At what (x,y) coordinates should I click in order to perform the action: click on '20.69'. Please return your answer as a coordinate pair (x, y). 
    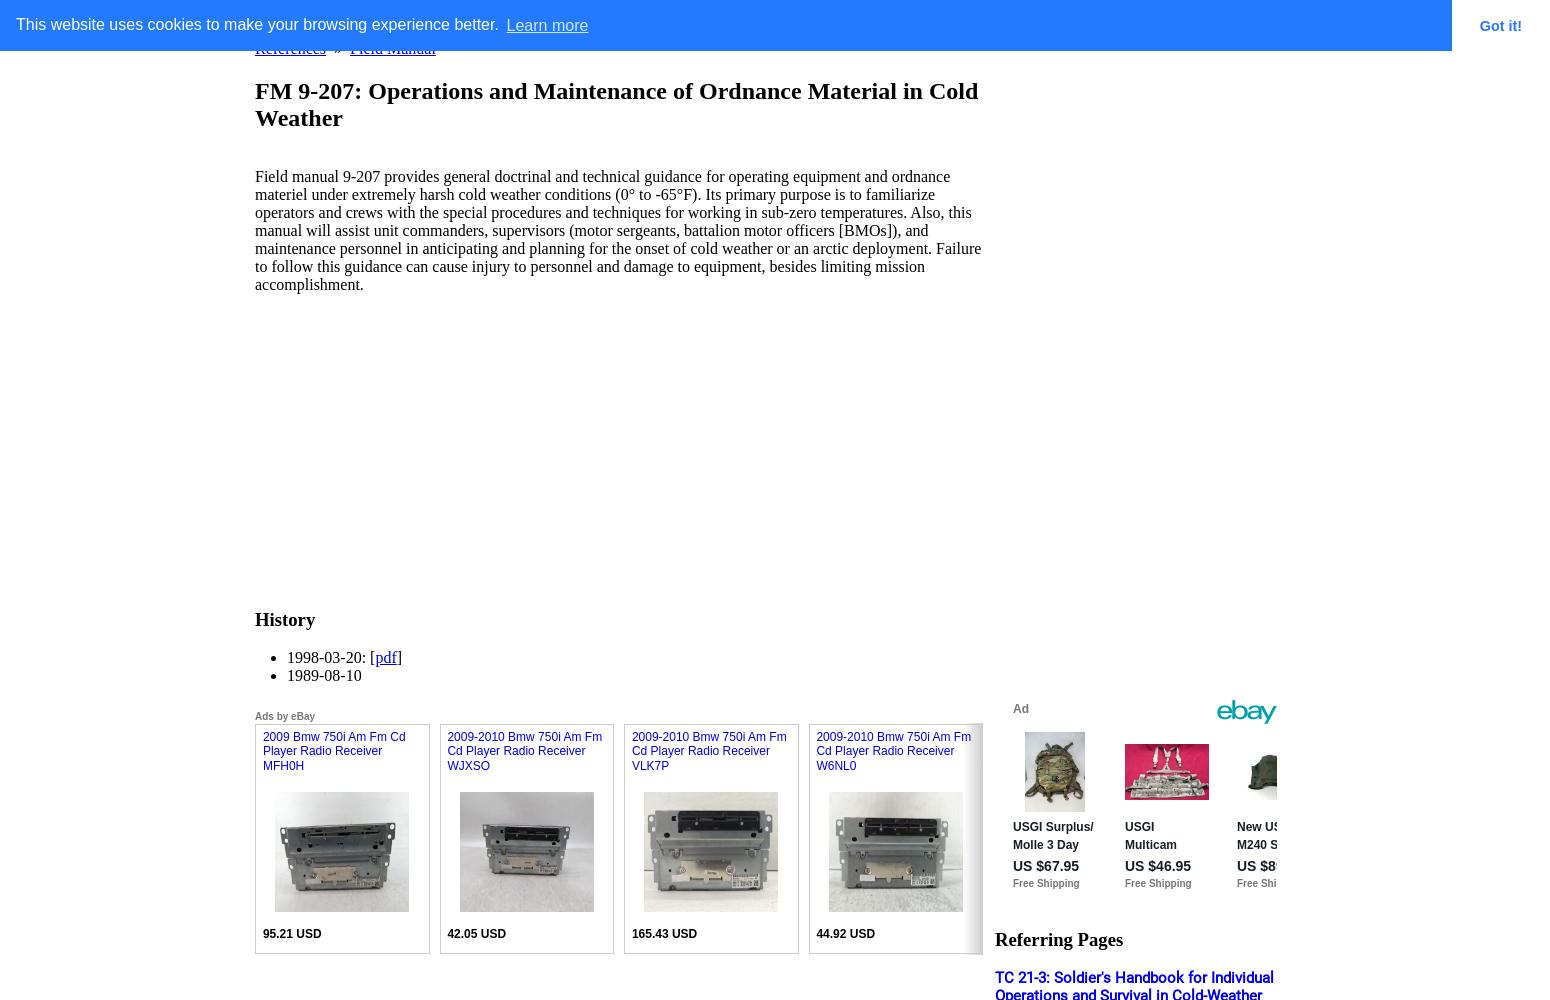
    Looking at the image, I should click on (1383, 934).